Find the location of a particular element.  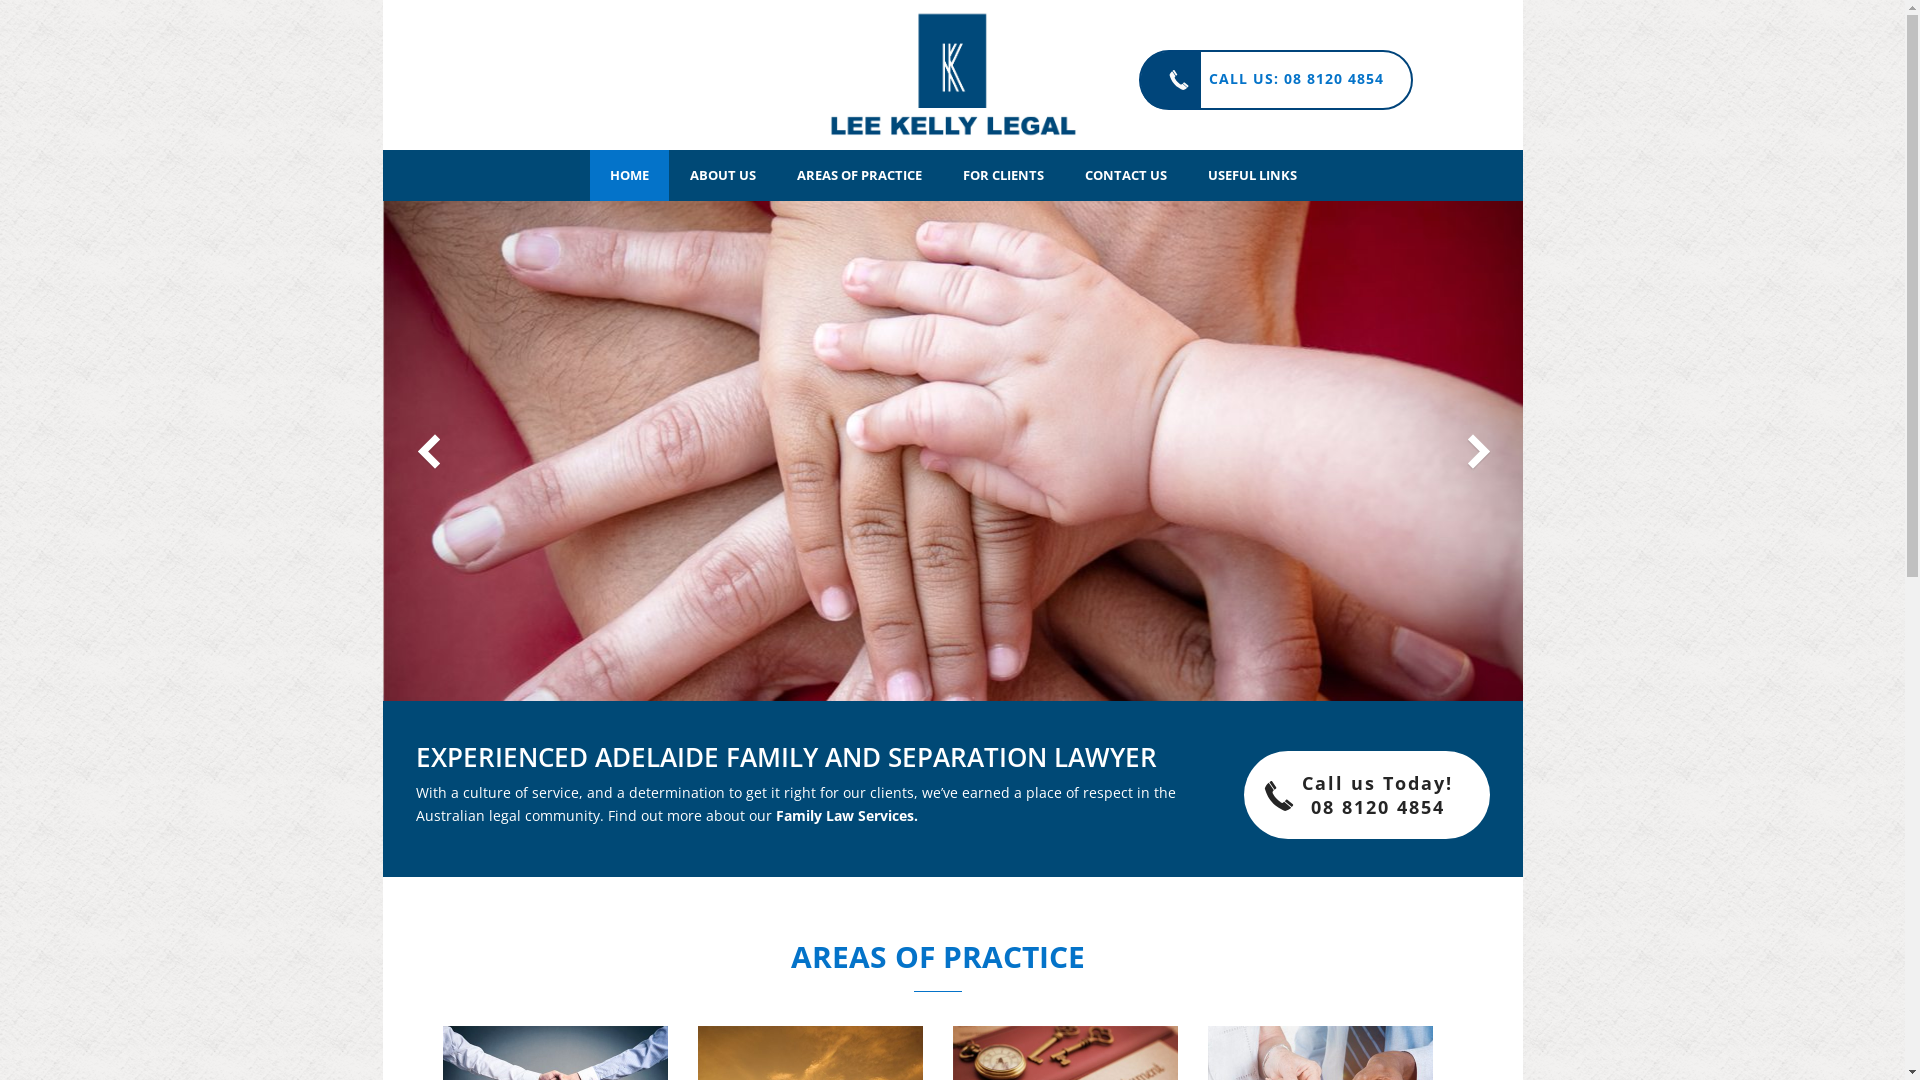

'ABOUT US' is located at coordinates (722, 174).